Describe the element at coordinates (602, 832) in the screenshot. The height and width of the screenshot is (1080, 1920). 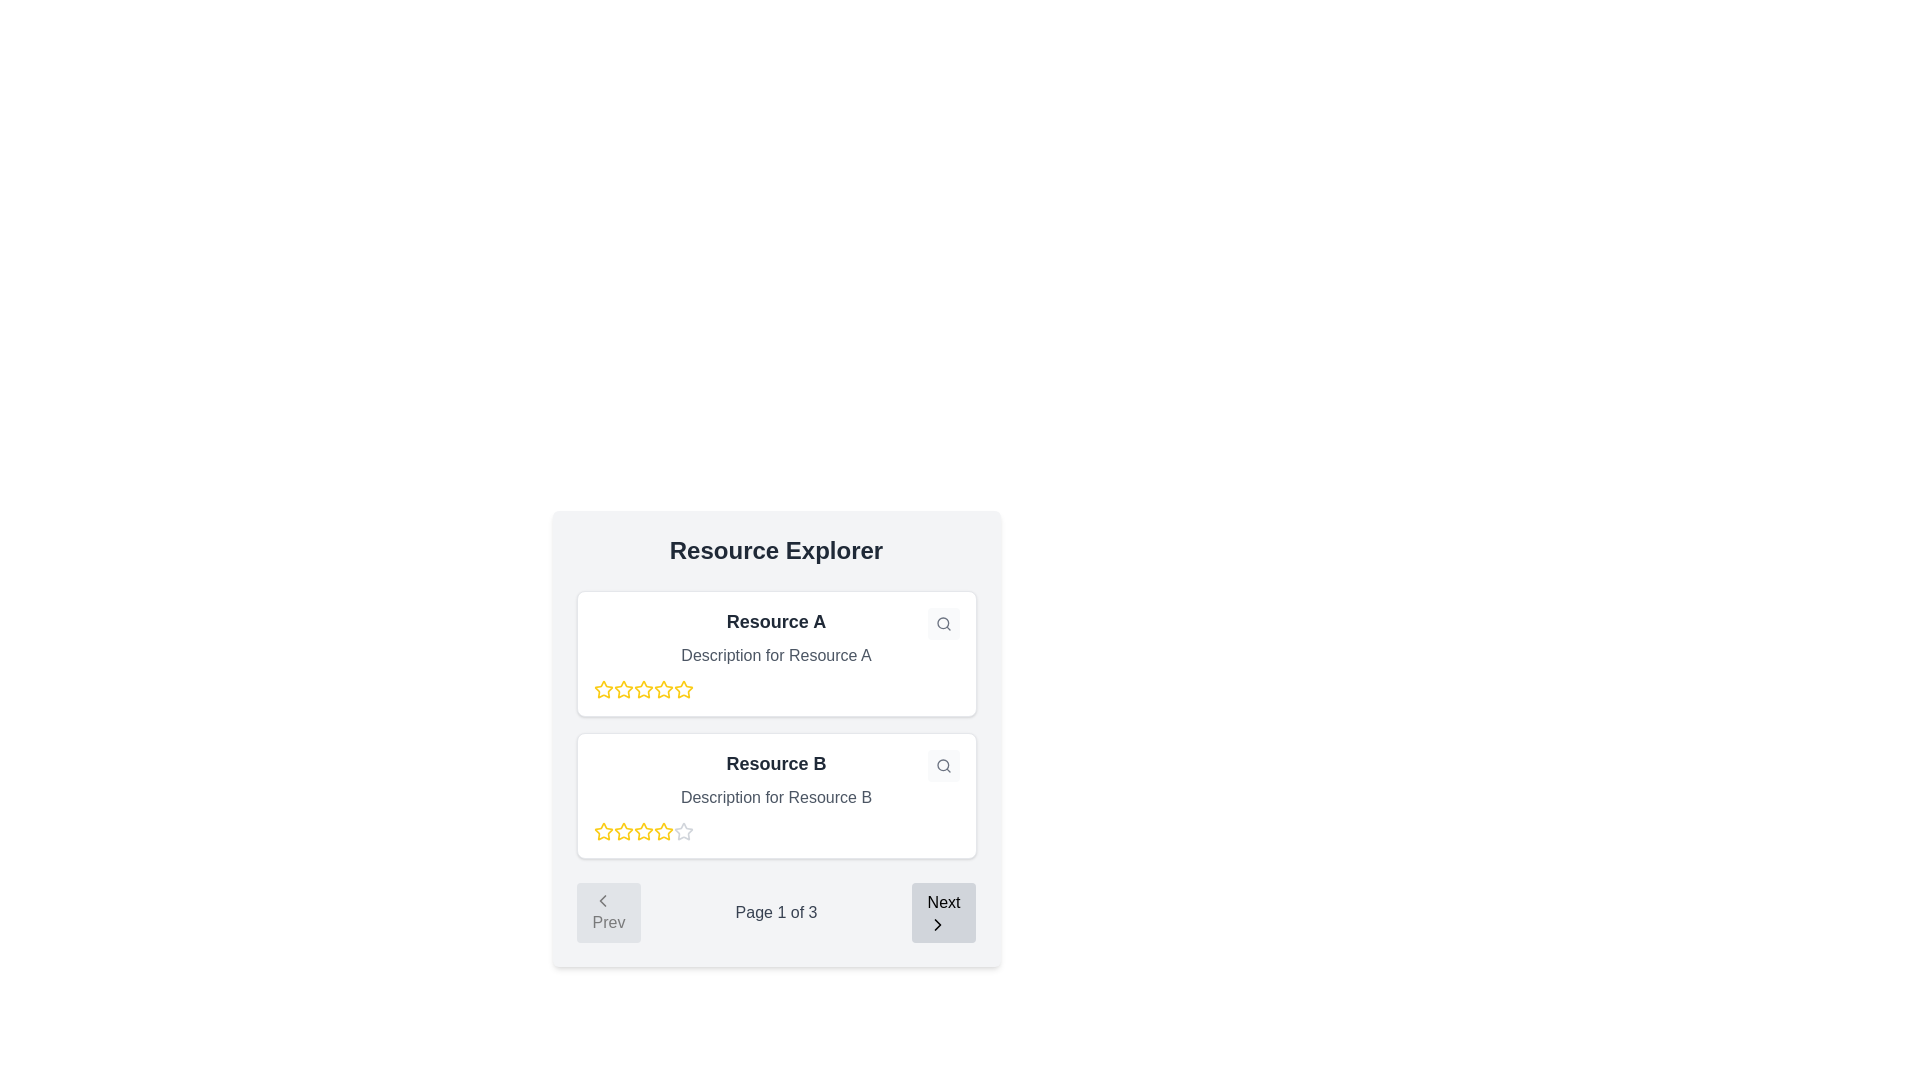
I see `the first yellow star-shaped rating icon for 'Resource B' located in the second row of the resource explorer` at that location.